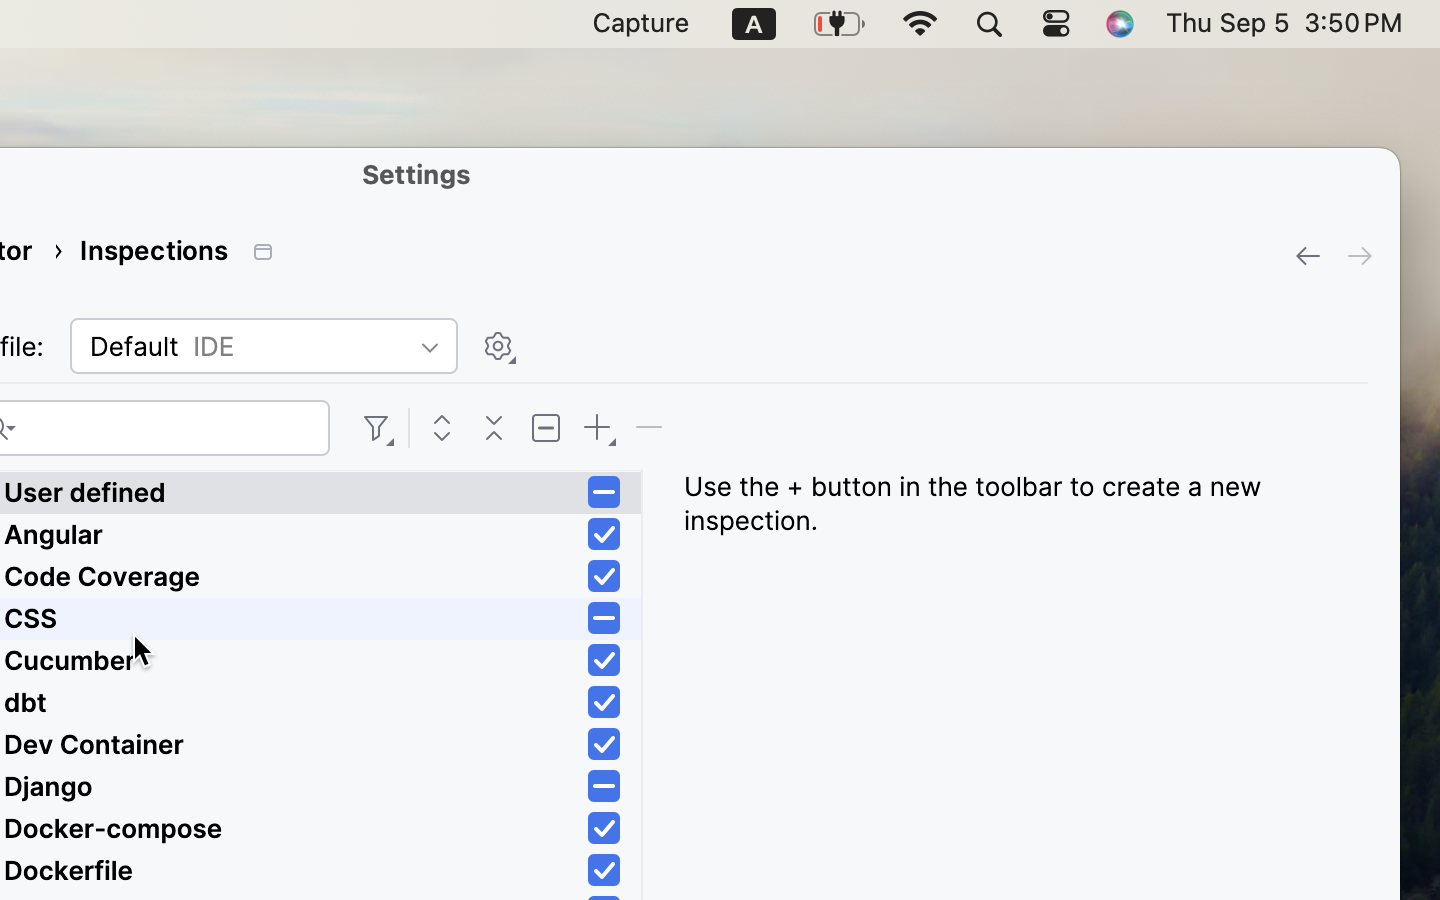 Image resolution: width=1440 pixels, height=900 pixels. I want to click on 'Default', so click(262, 345).